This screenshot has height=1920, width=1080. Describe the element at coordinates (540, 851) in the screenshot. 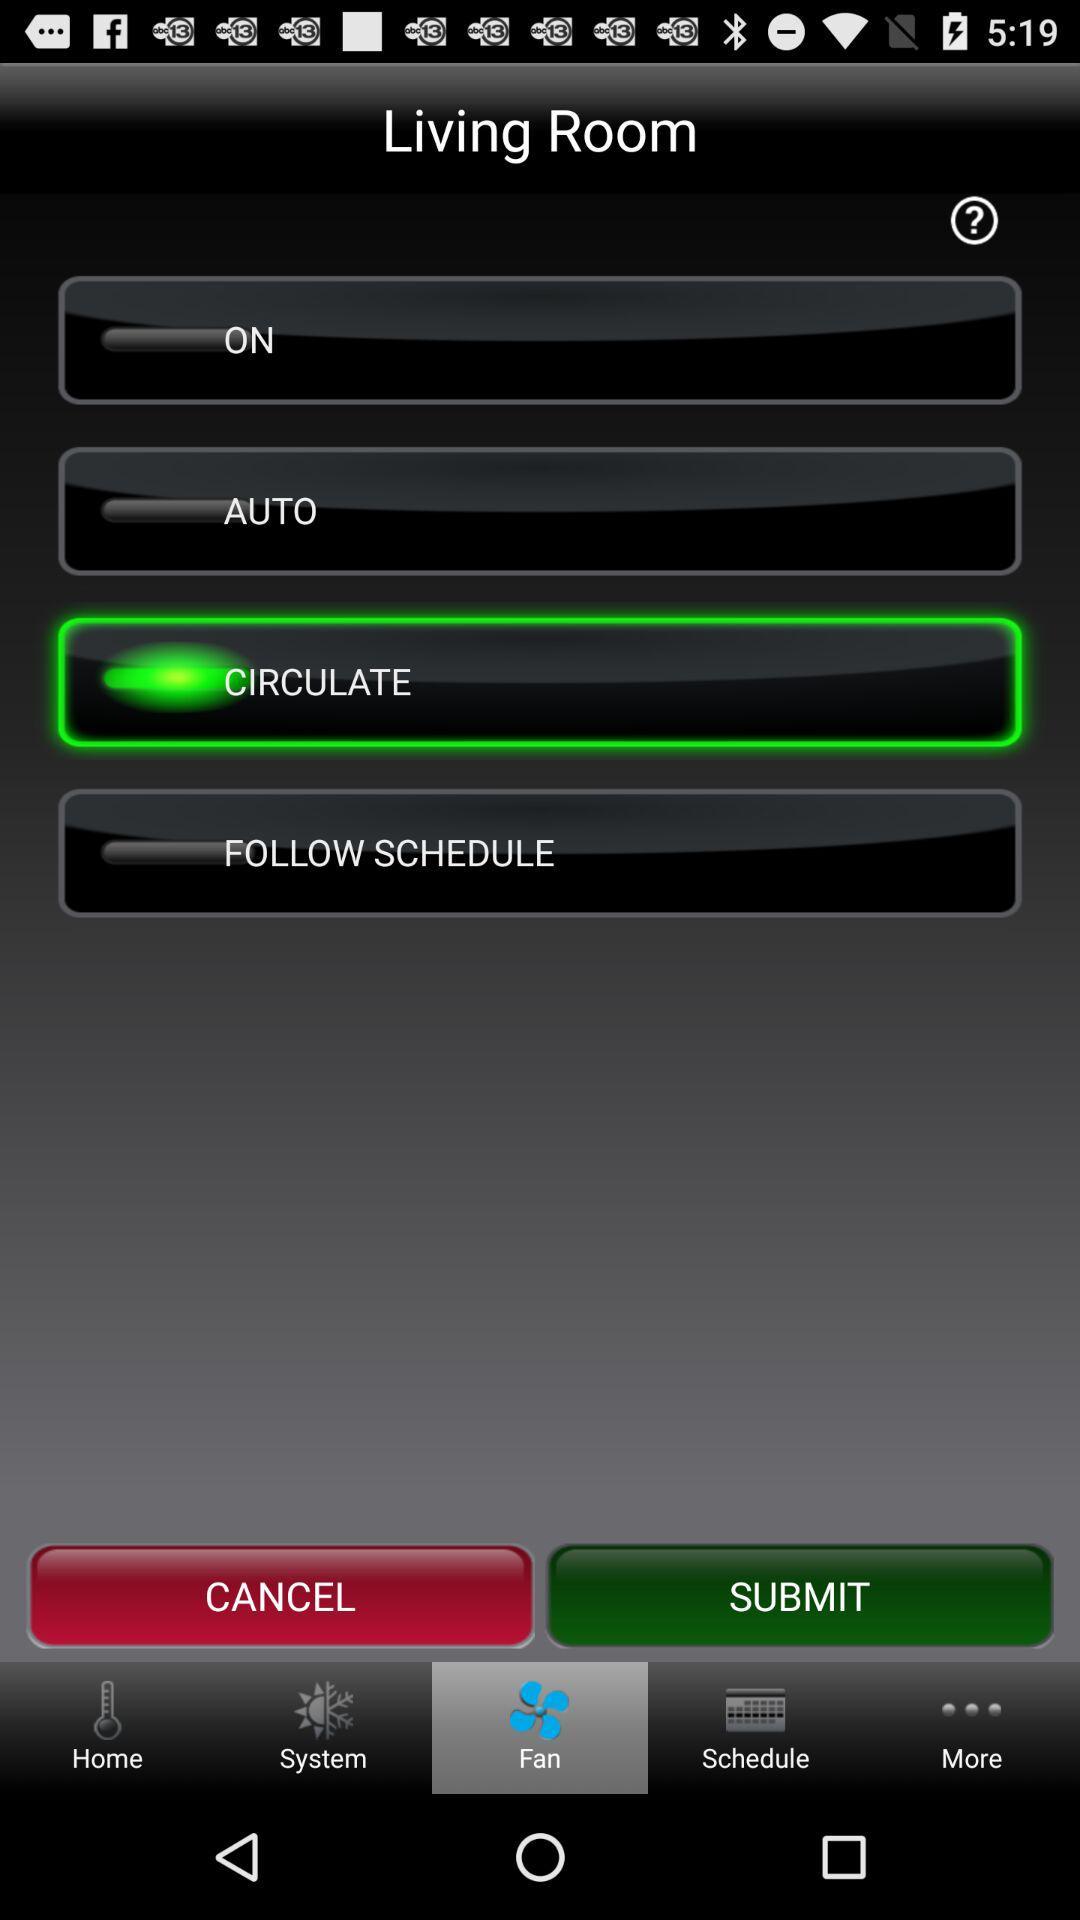

I see `button above the cancel` at that location.